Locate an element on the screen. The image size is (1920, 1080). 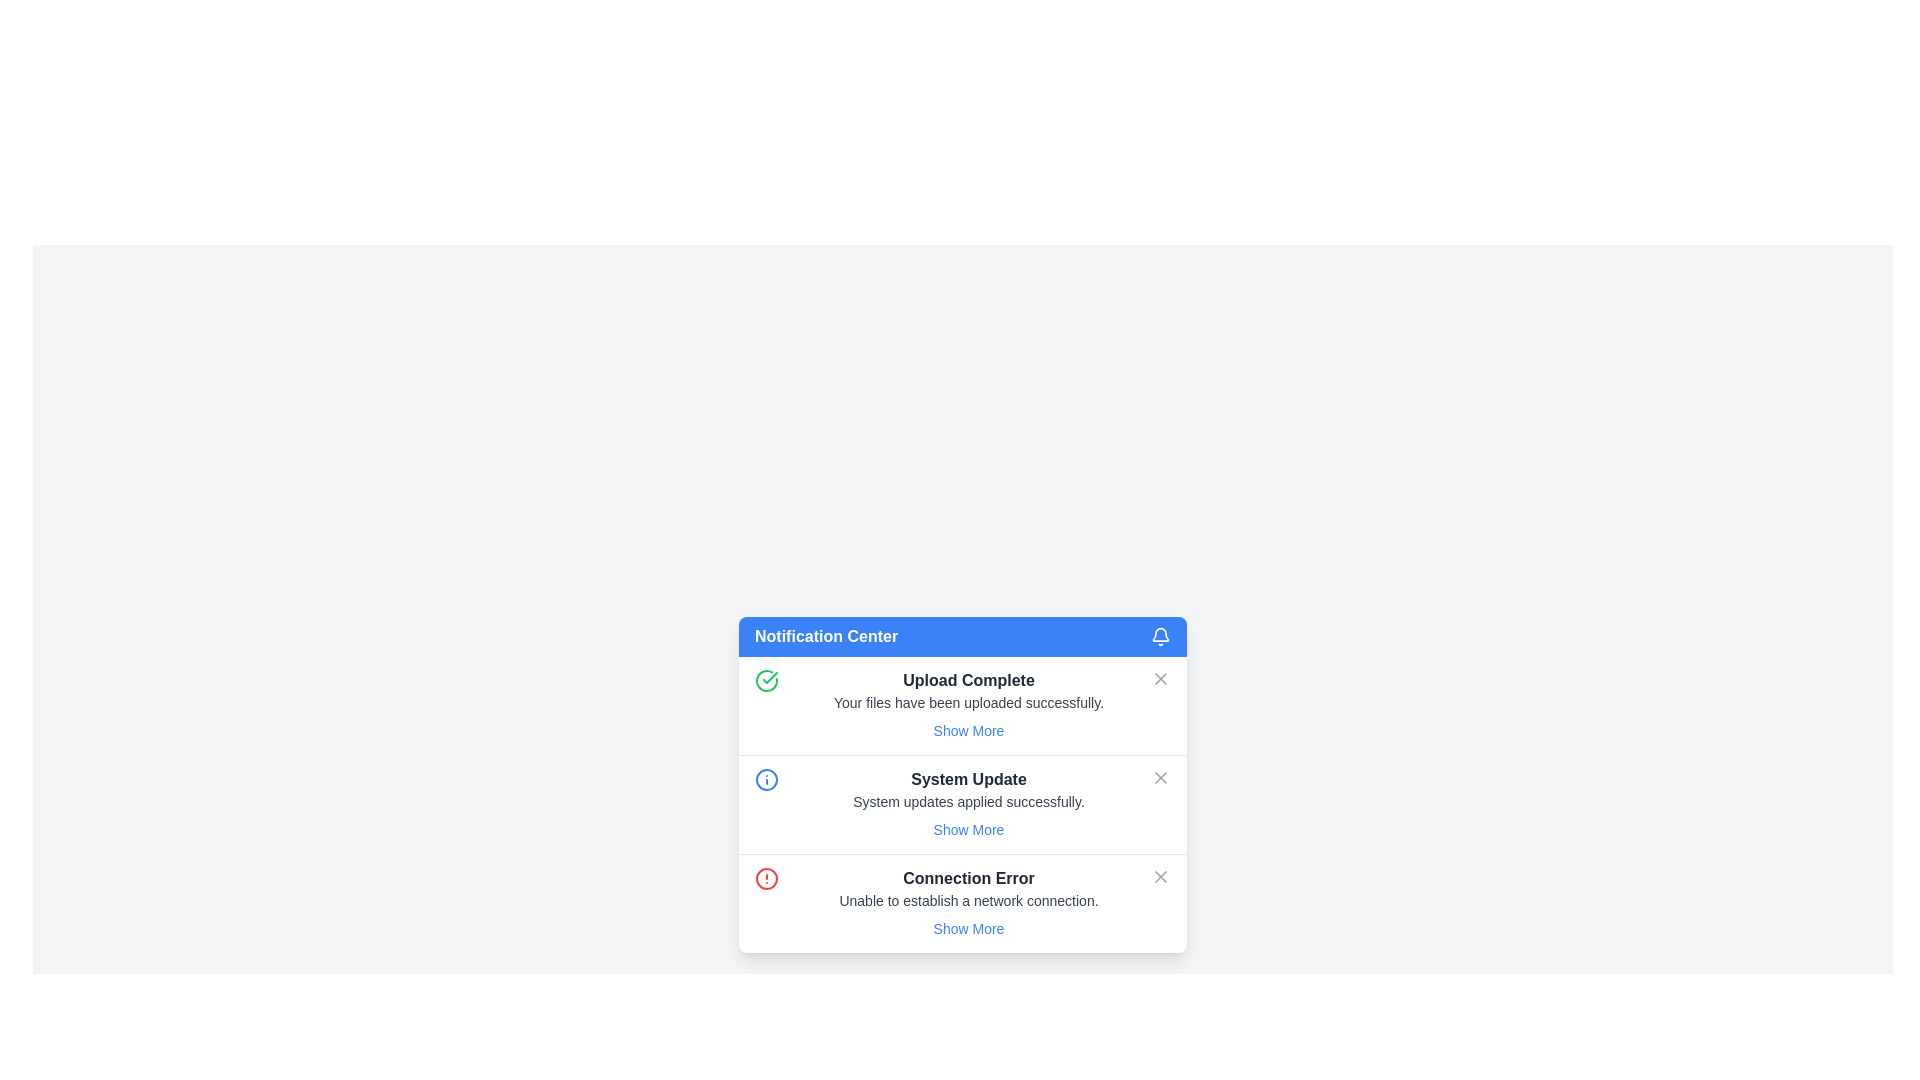
the hyperlink located in the lower-right section of the 'Connection Error' notification card, beneath the text 'Unable to establish a network connection', in preparation for interaction is located at coordinates (969, 929).